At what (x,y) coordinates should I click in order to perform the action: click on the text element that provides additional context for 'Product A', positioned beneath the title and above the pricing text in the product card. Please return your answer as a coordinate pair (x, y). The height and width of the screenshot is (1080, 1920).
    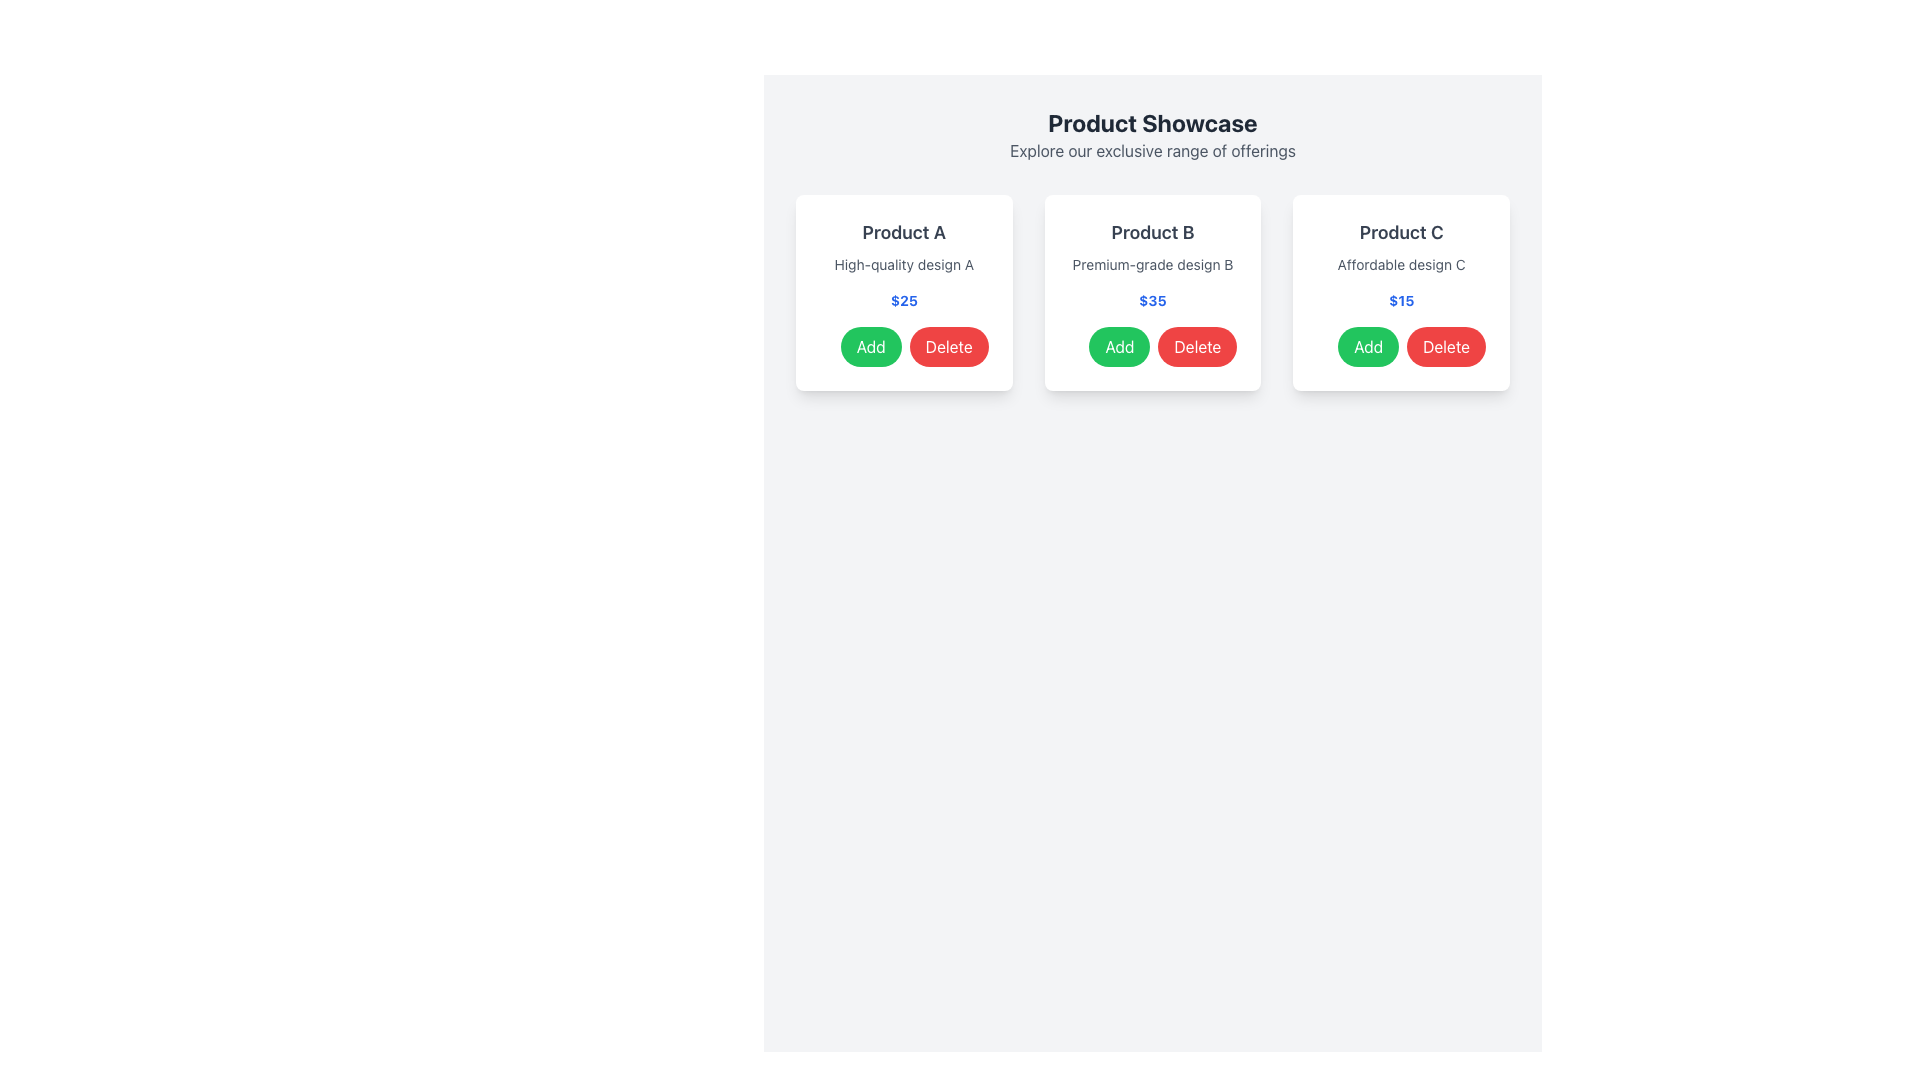
    Looking at the image, I should click on (903, 264).